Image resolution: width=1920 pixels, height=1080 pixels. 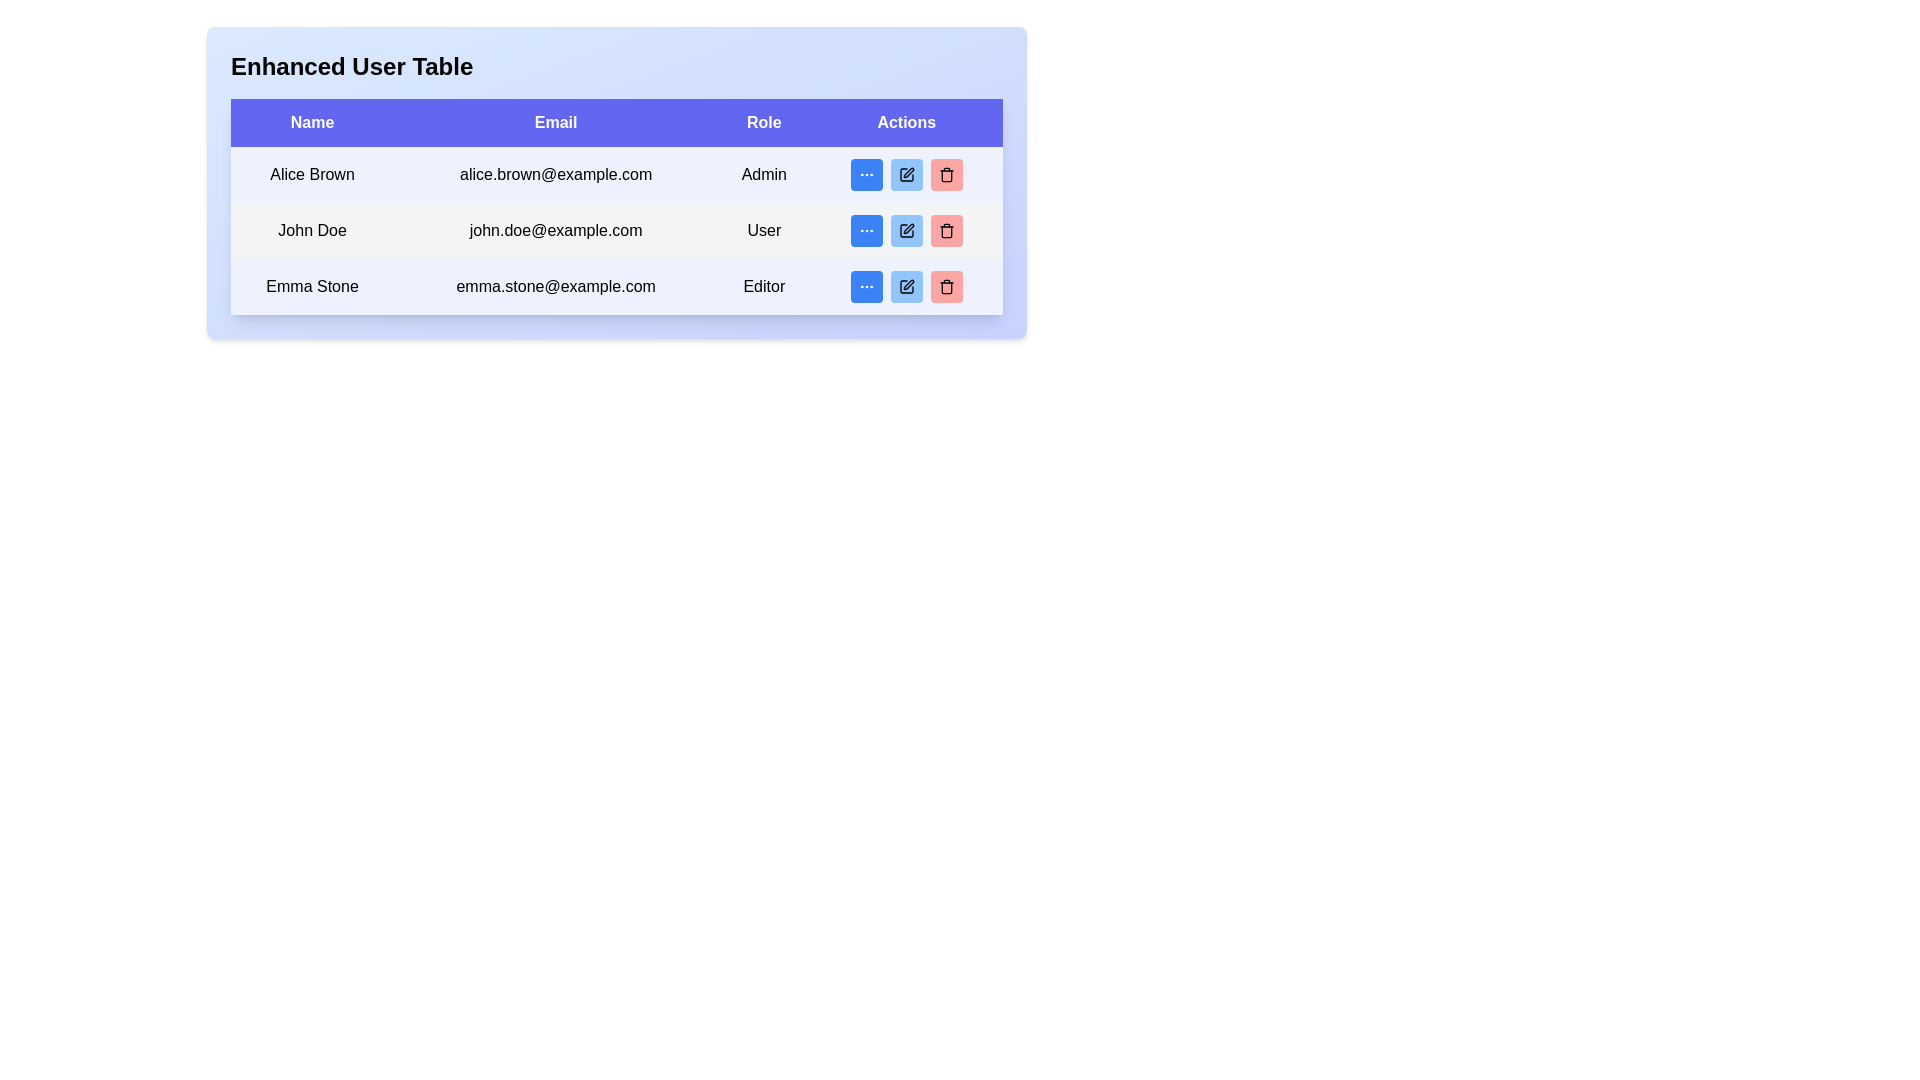 What do you see at coordinates (905, 230) in the screenshot?
I see `the 'Edit' button located in the second row of the 'Actions' column in the table` at bounding box center [905, 230].